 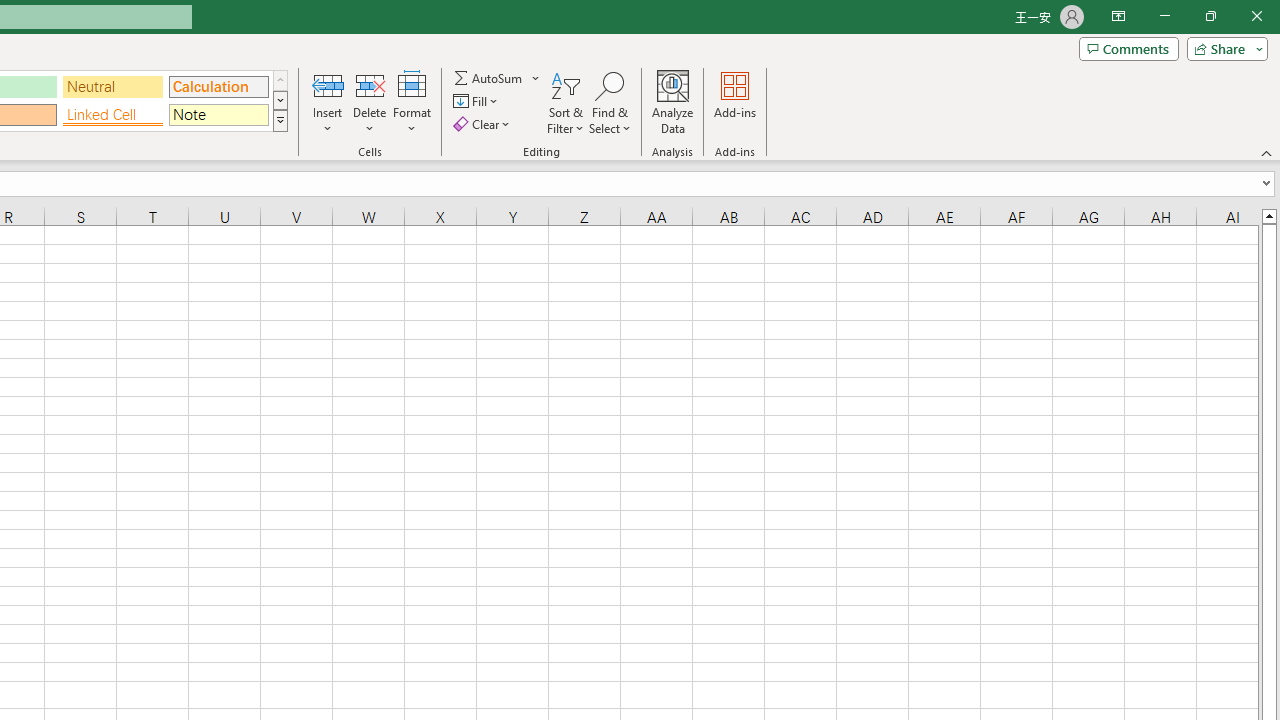 I want to click on 'Neutral', so click(x=112, y=85).